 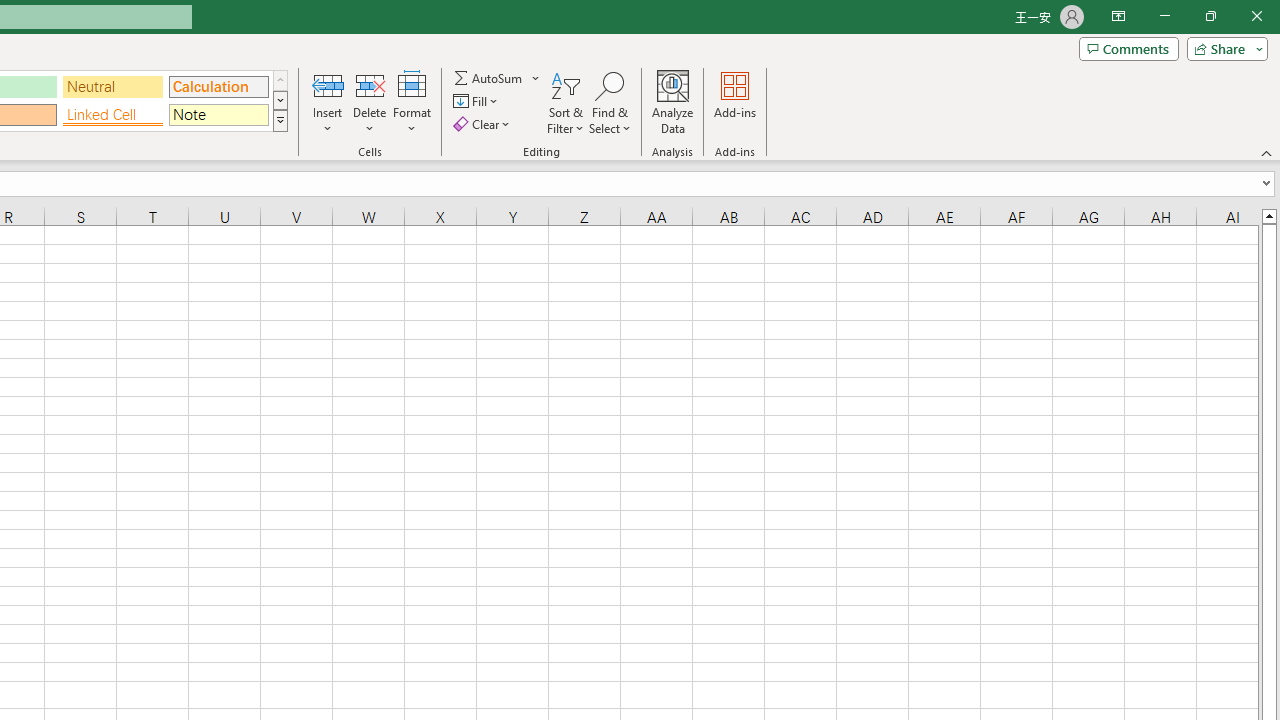 I want to click on 'Neutral', so click(x=112, y=85).